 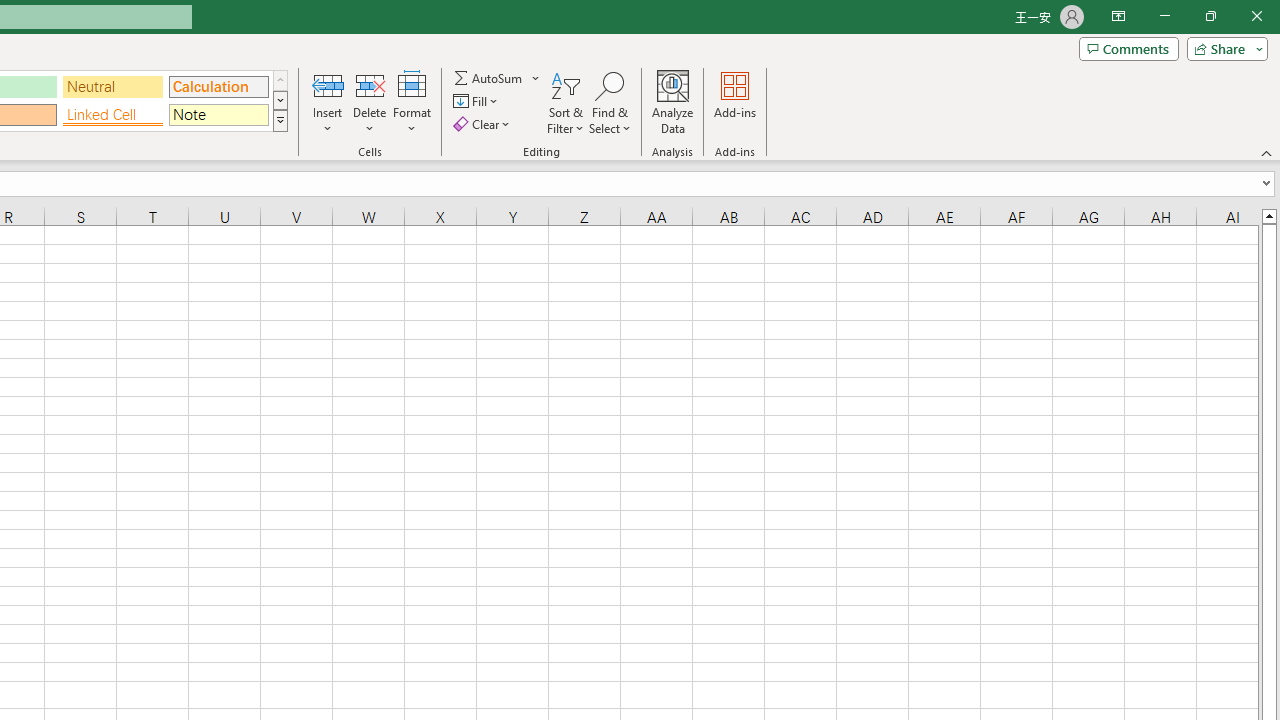 I want to click on 'Neutral', so click(x=112, y=85).